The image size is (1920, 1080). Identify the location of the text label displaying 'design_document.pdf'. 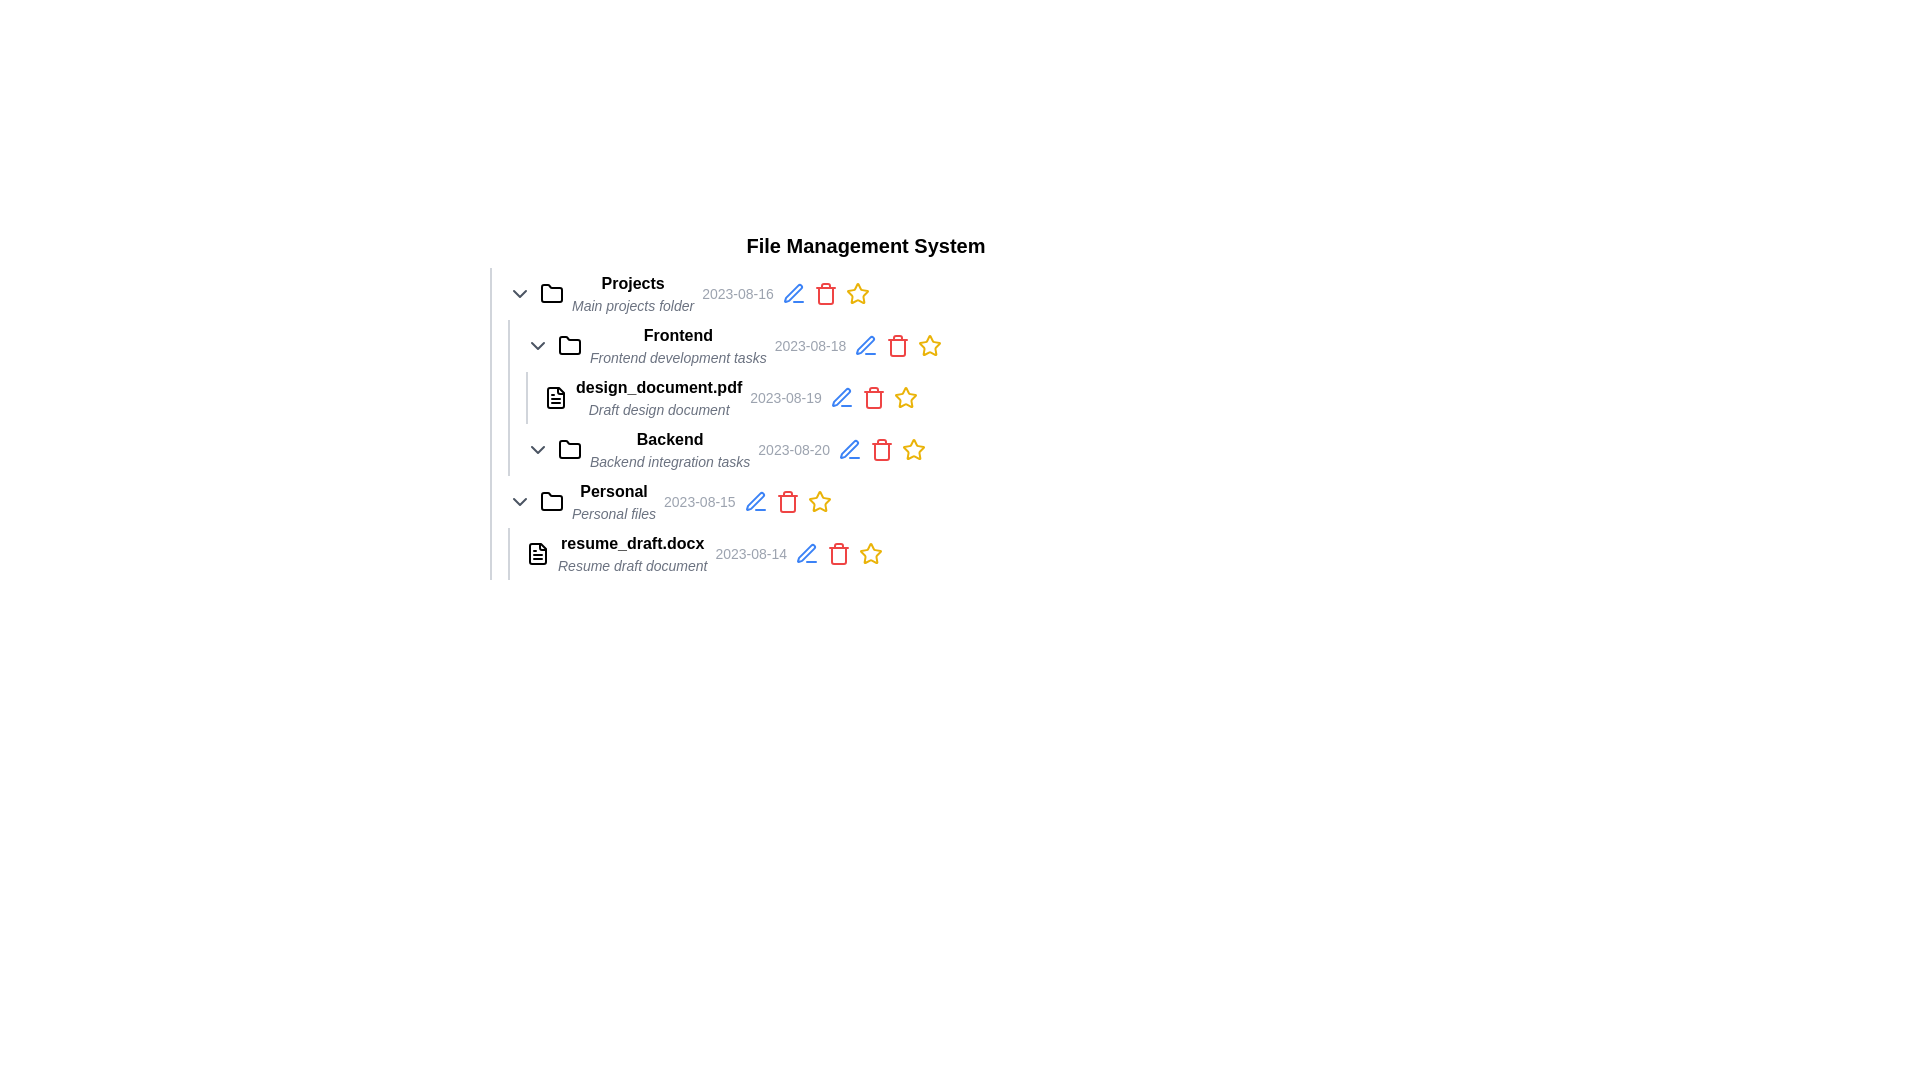
(659, 388).